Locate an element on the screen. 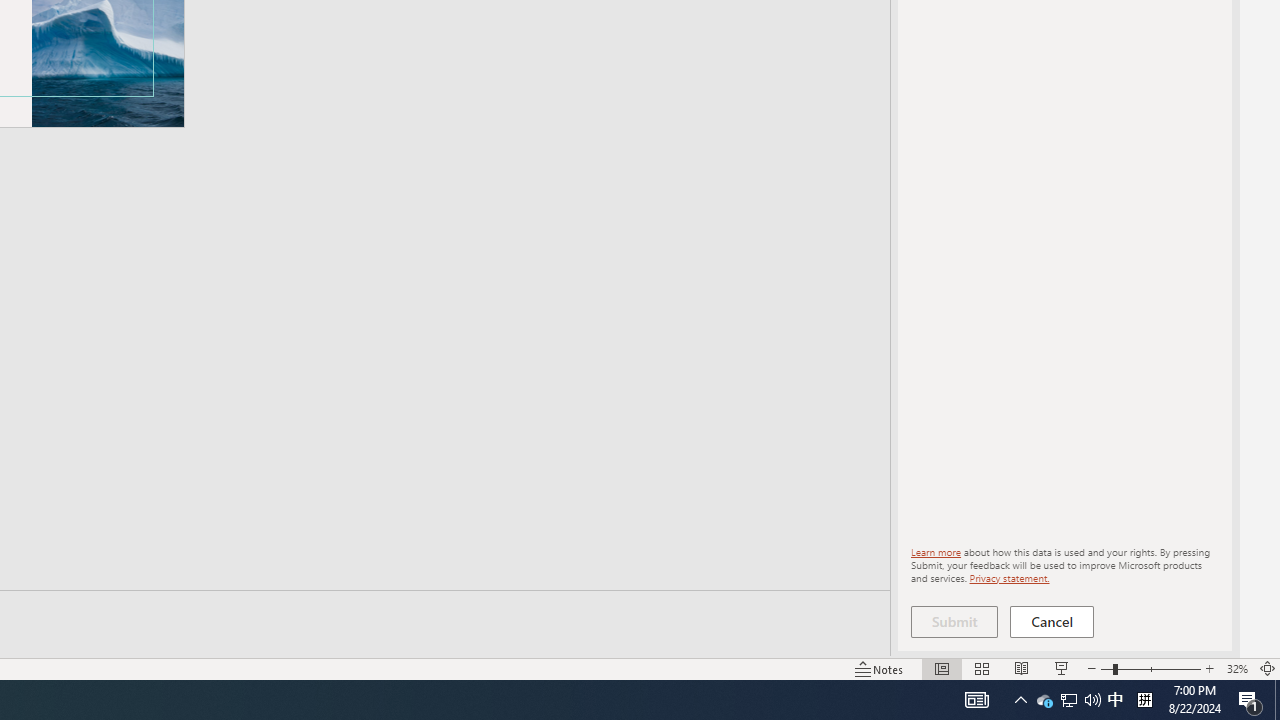 The height and width of the screenshot is (720, 1280). 'Submit' is located at coordinates (953, 621).